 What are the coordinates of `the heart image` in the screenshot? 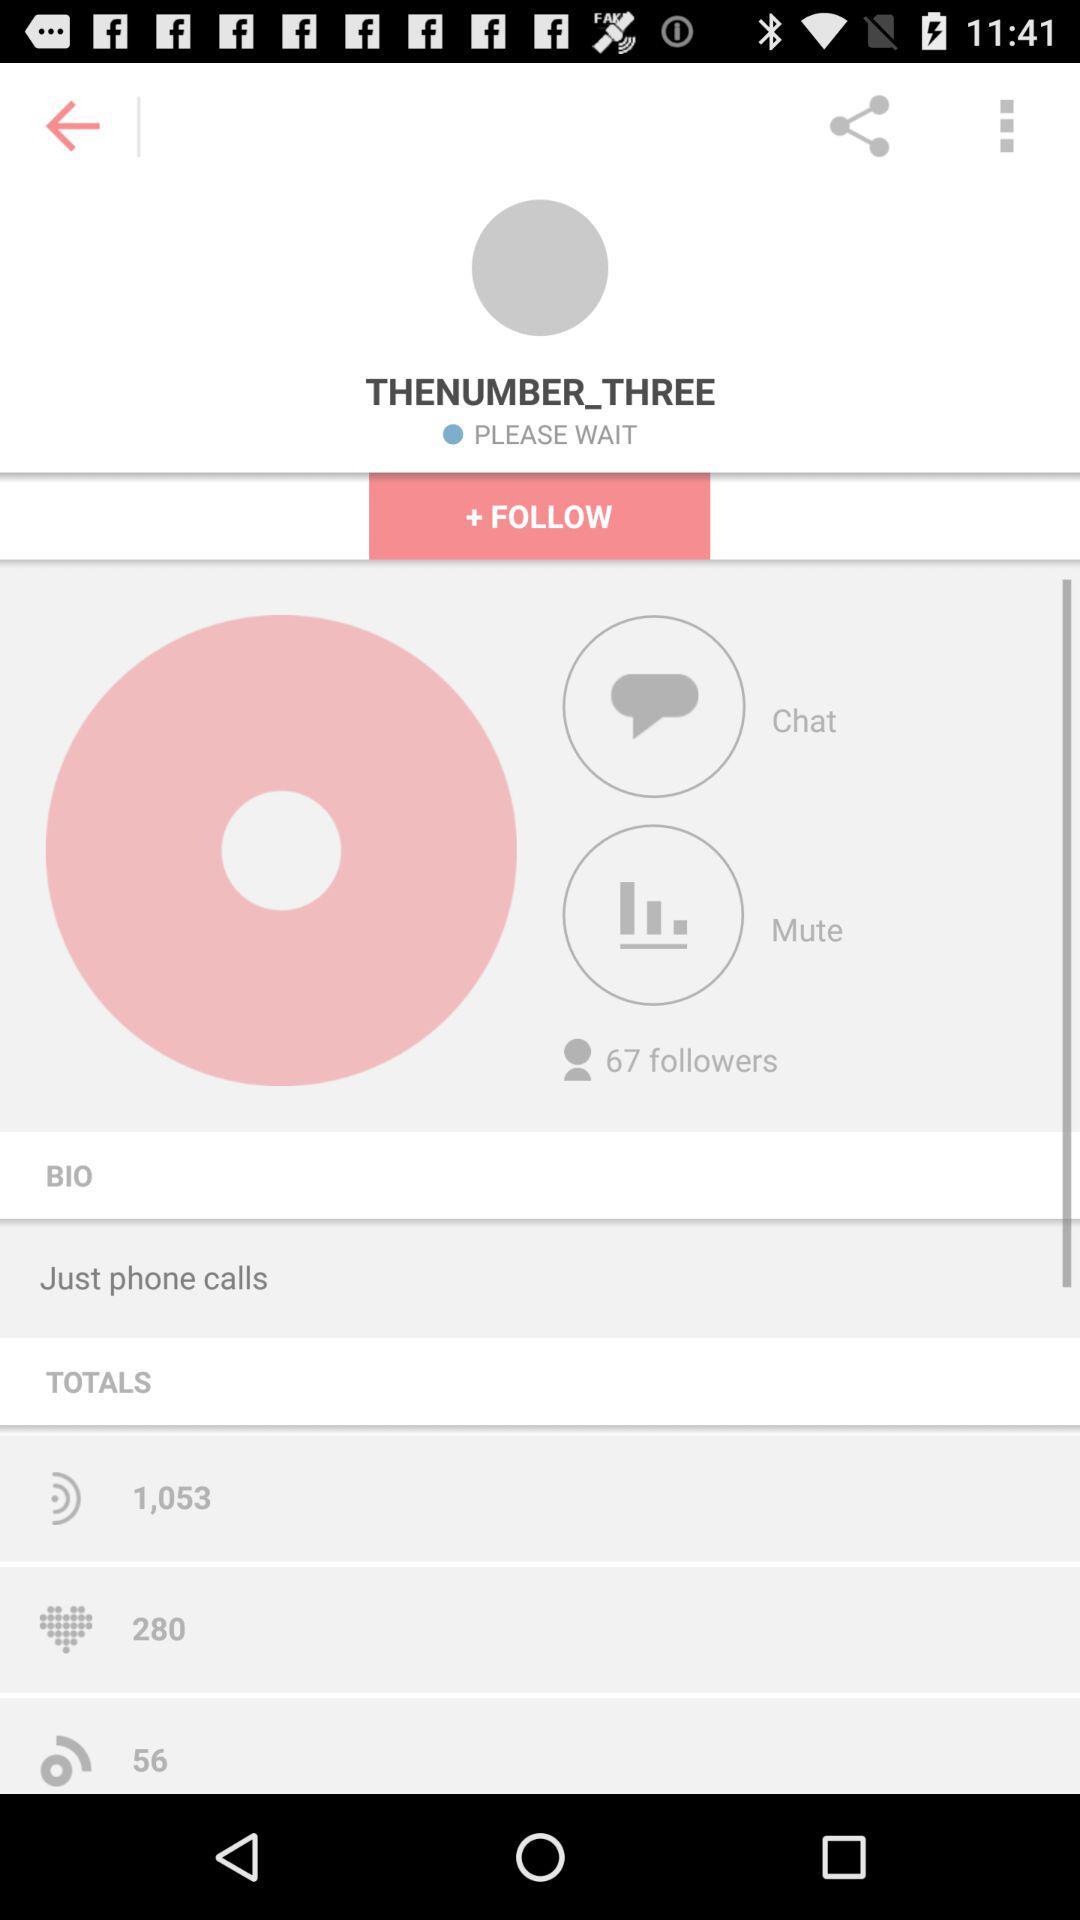 It's located at (64, 1630).